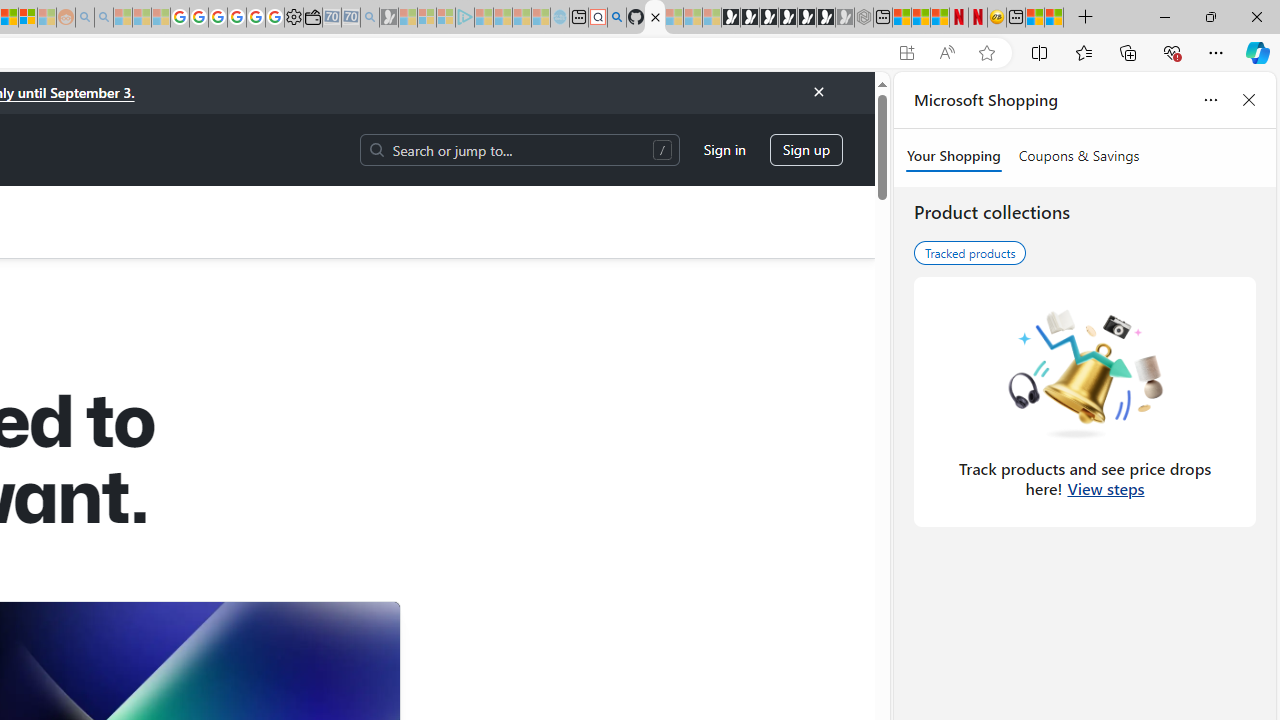  What do you see at coordinates (905, 52) in the screenshot?
I see `'App available. Install GitHub'` at bounding box center [905, 52].